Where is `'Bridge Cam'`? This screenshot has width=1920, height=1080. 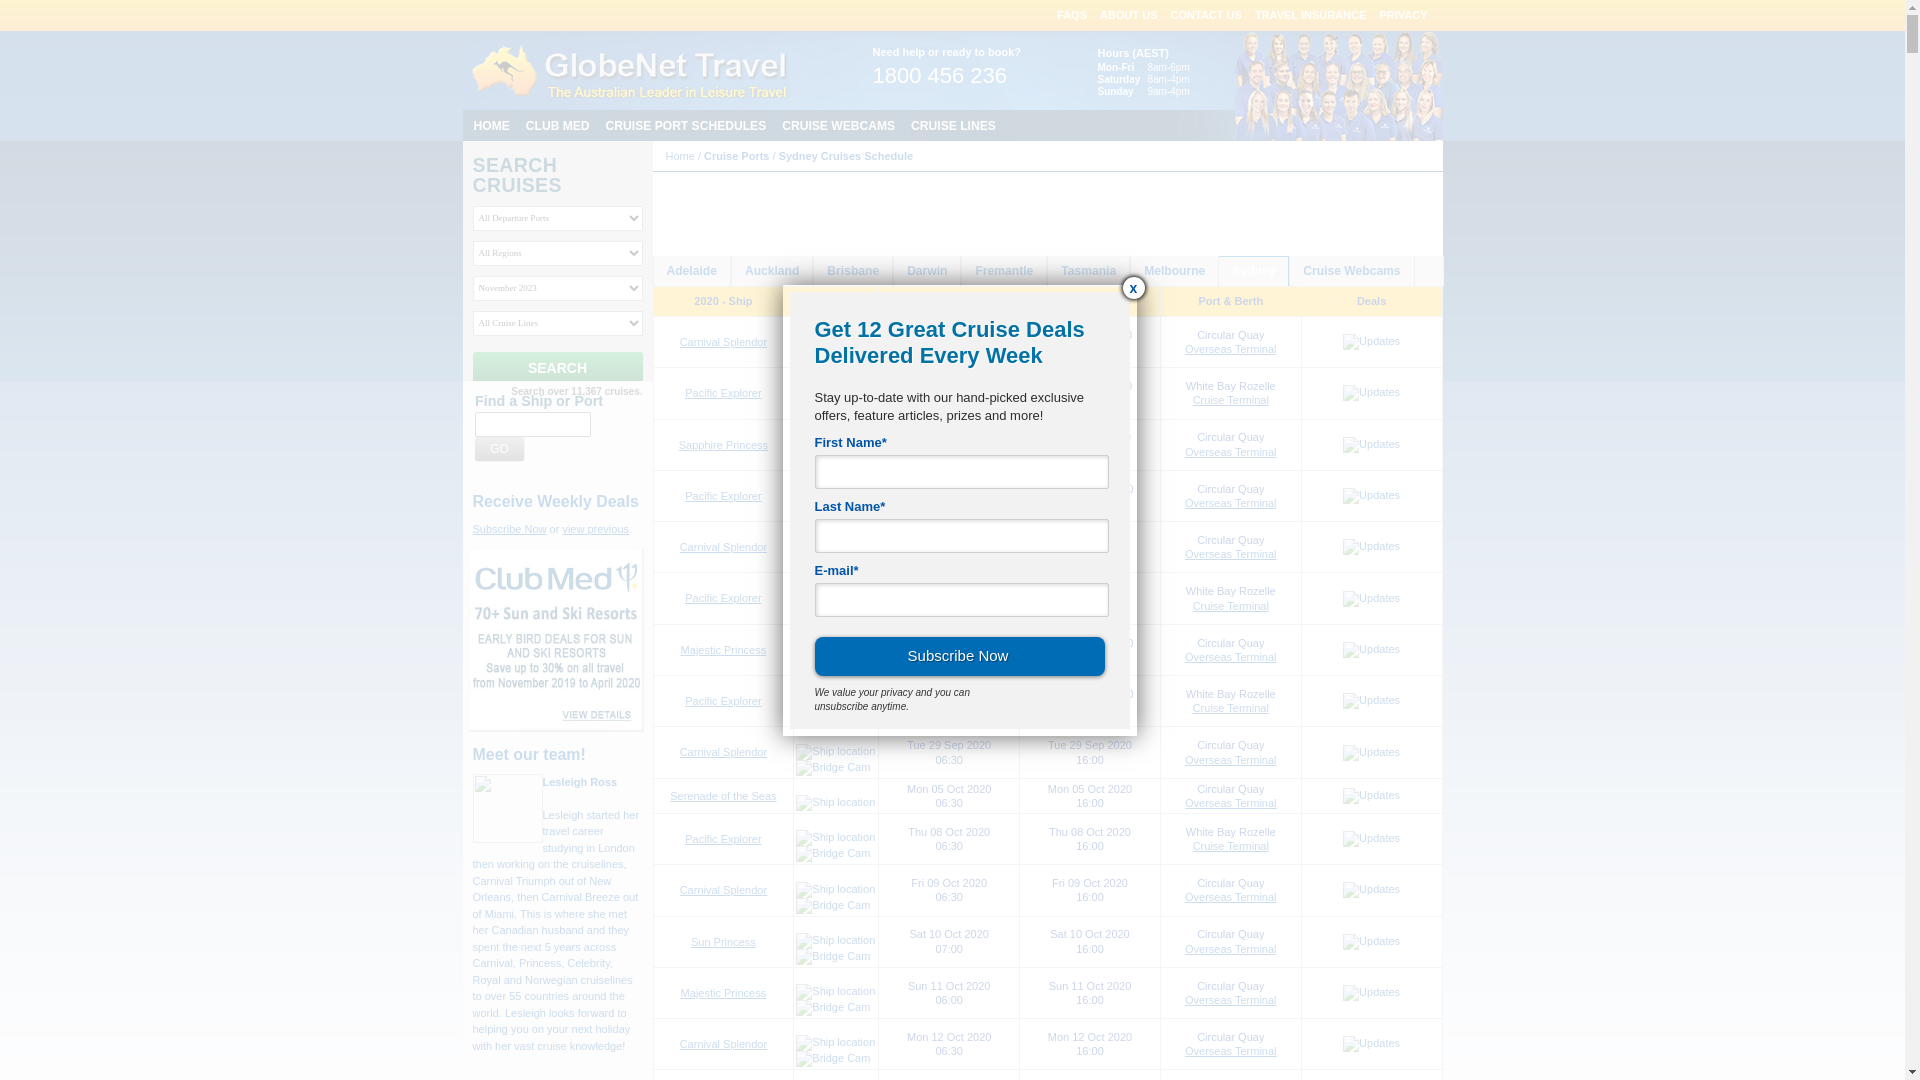 'Bridge Cam' is located at coordinates (833, 612).